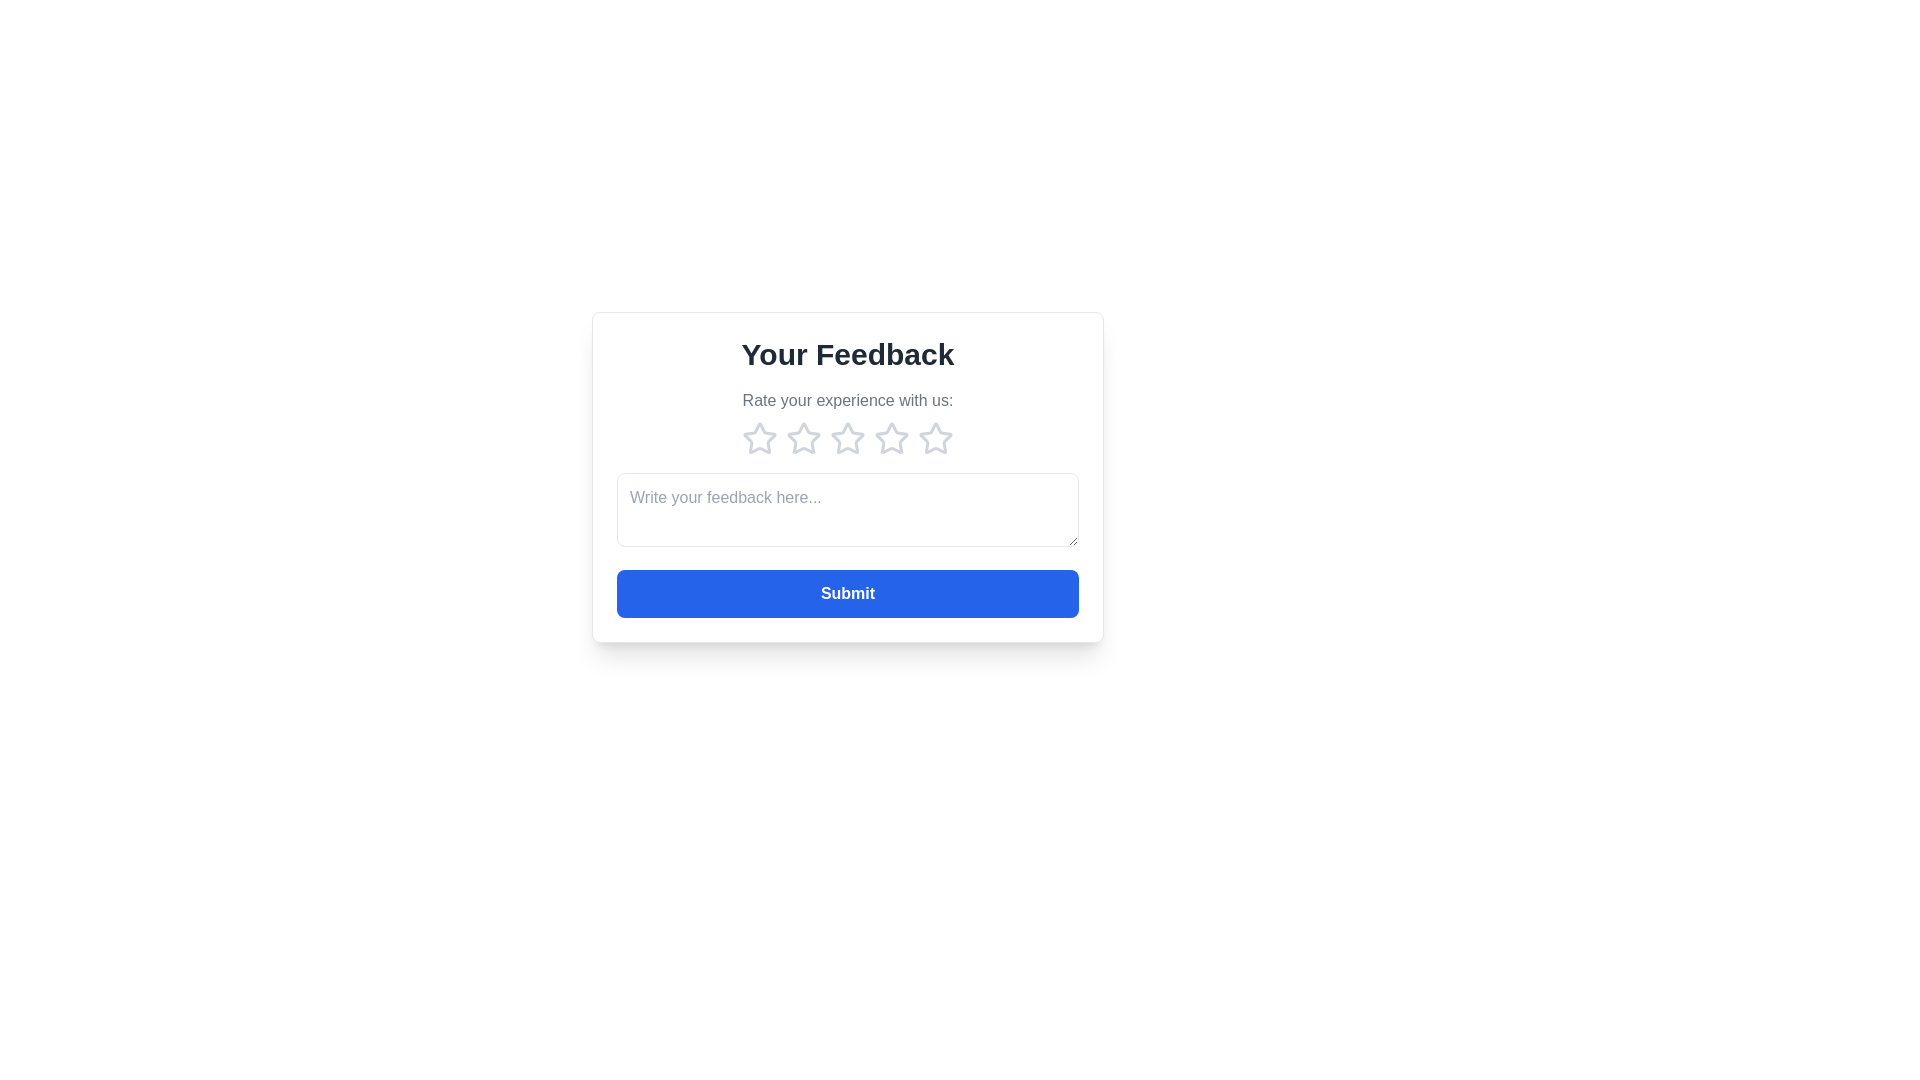 This screenshot has width=1920, height=1080. What do you see at coordinates (848, 438) in the screenshot?
I see `the star corresponding to 3 to preview the rating` at bounding box center [848, 438].